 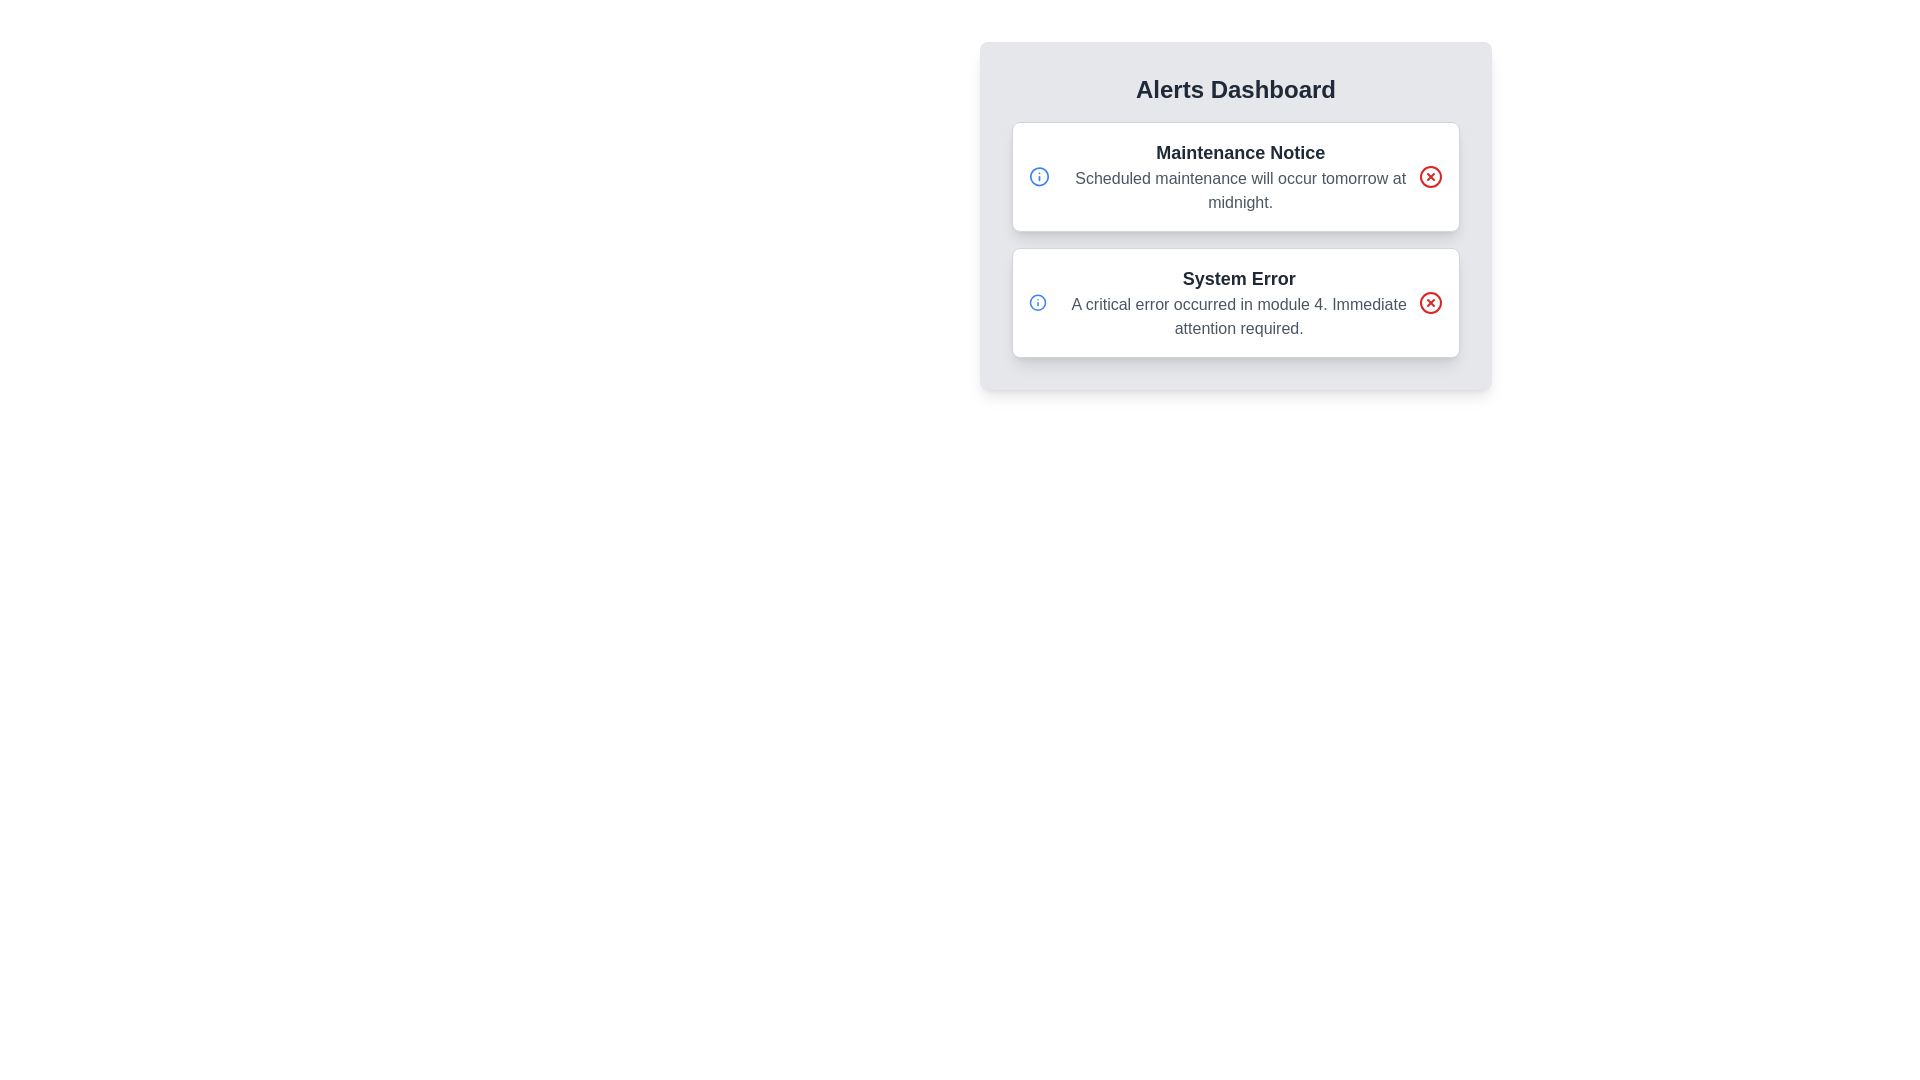 I want to click on the dismiss button of the 'System Error' alert, so click(x=1429, y=303).